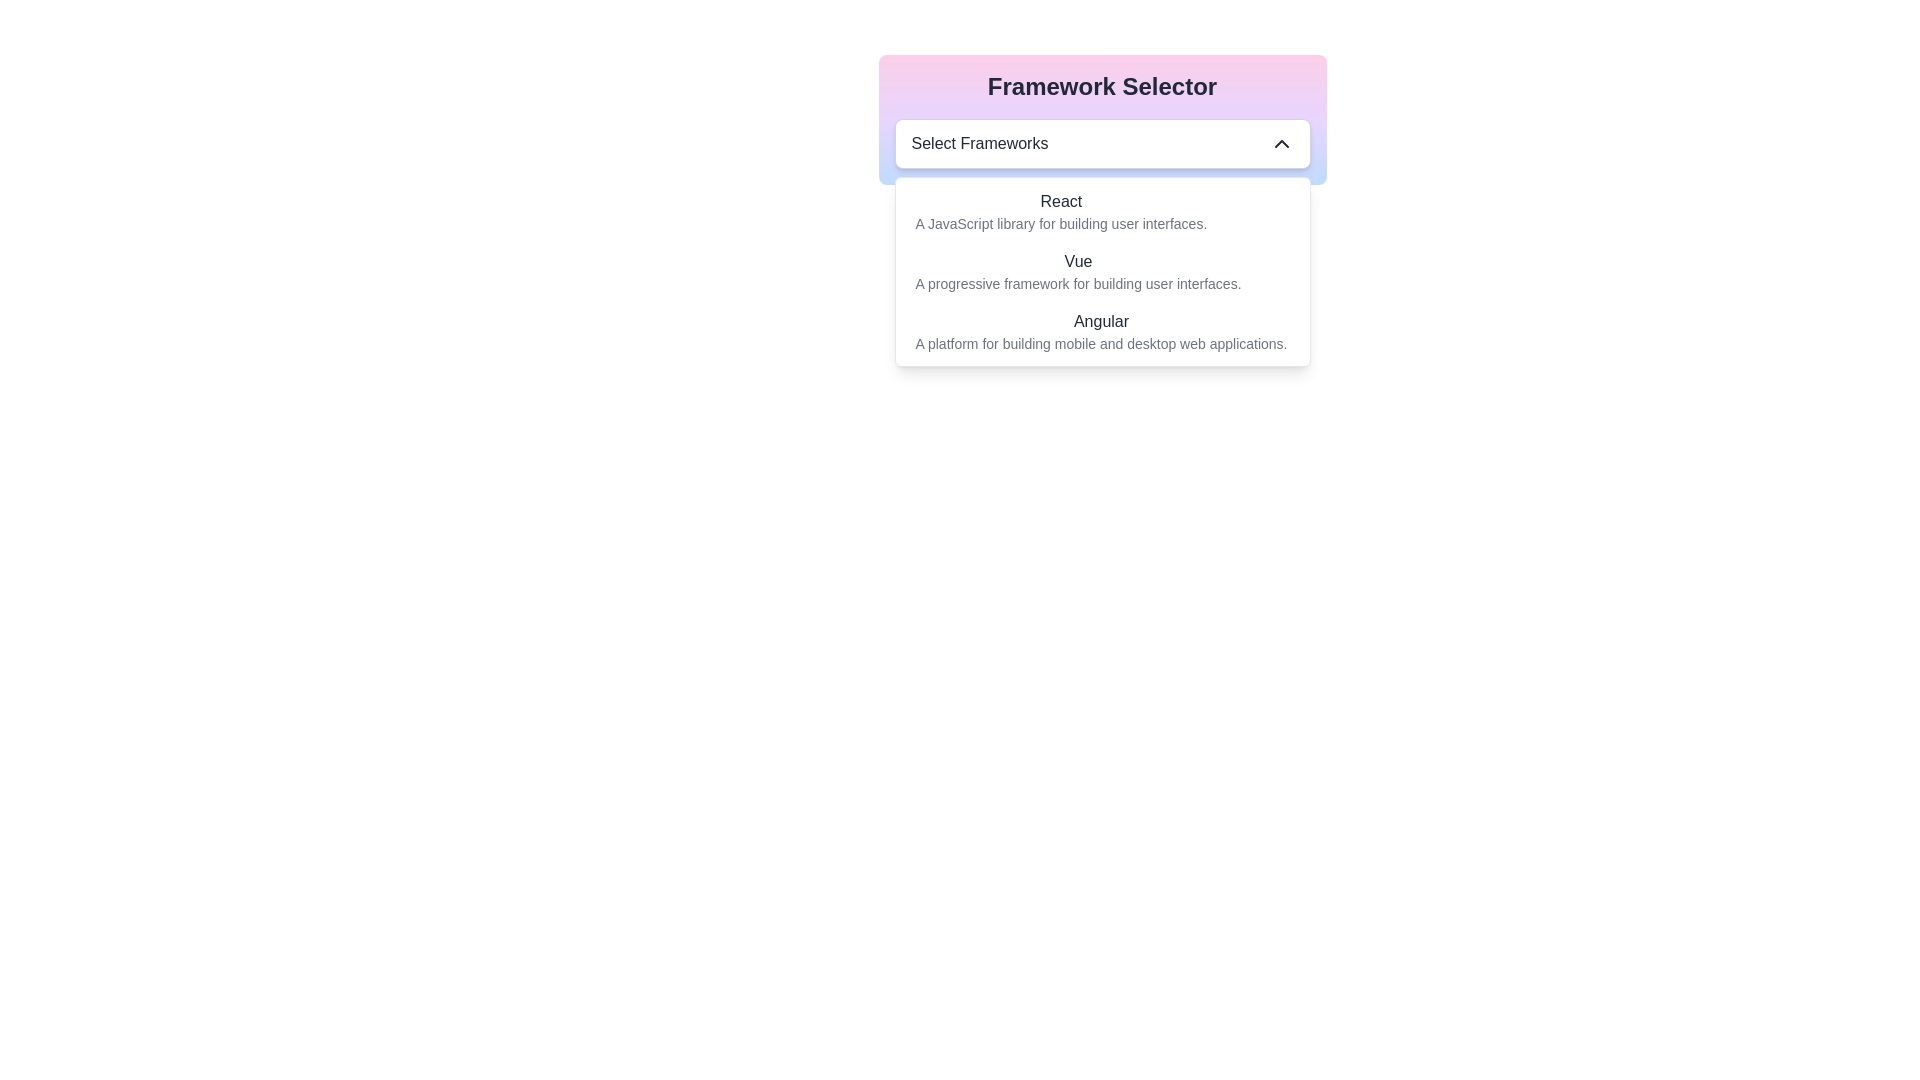 This screenshot has width=1920, height=1080. I want to click on the text label that reads 'A platform for building mobile and desktop web applications.' located below the title 'Angular' in the dropdown menu, so click(1100, 342).